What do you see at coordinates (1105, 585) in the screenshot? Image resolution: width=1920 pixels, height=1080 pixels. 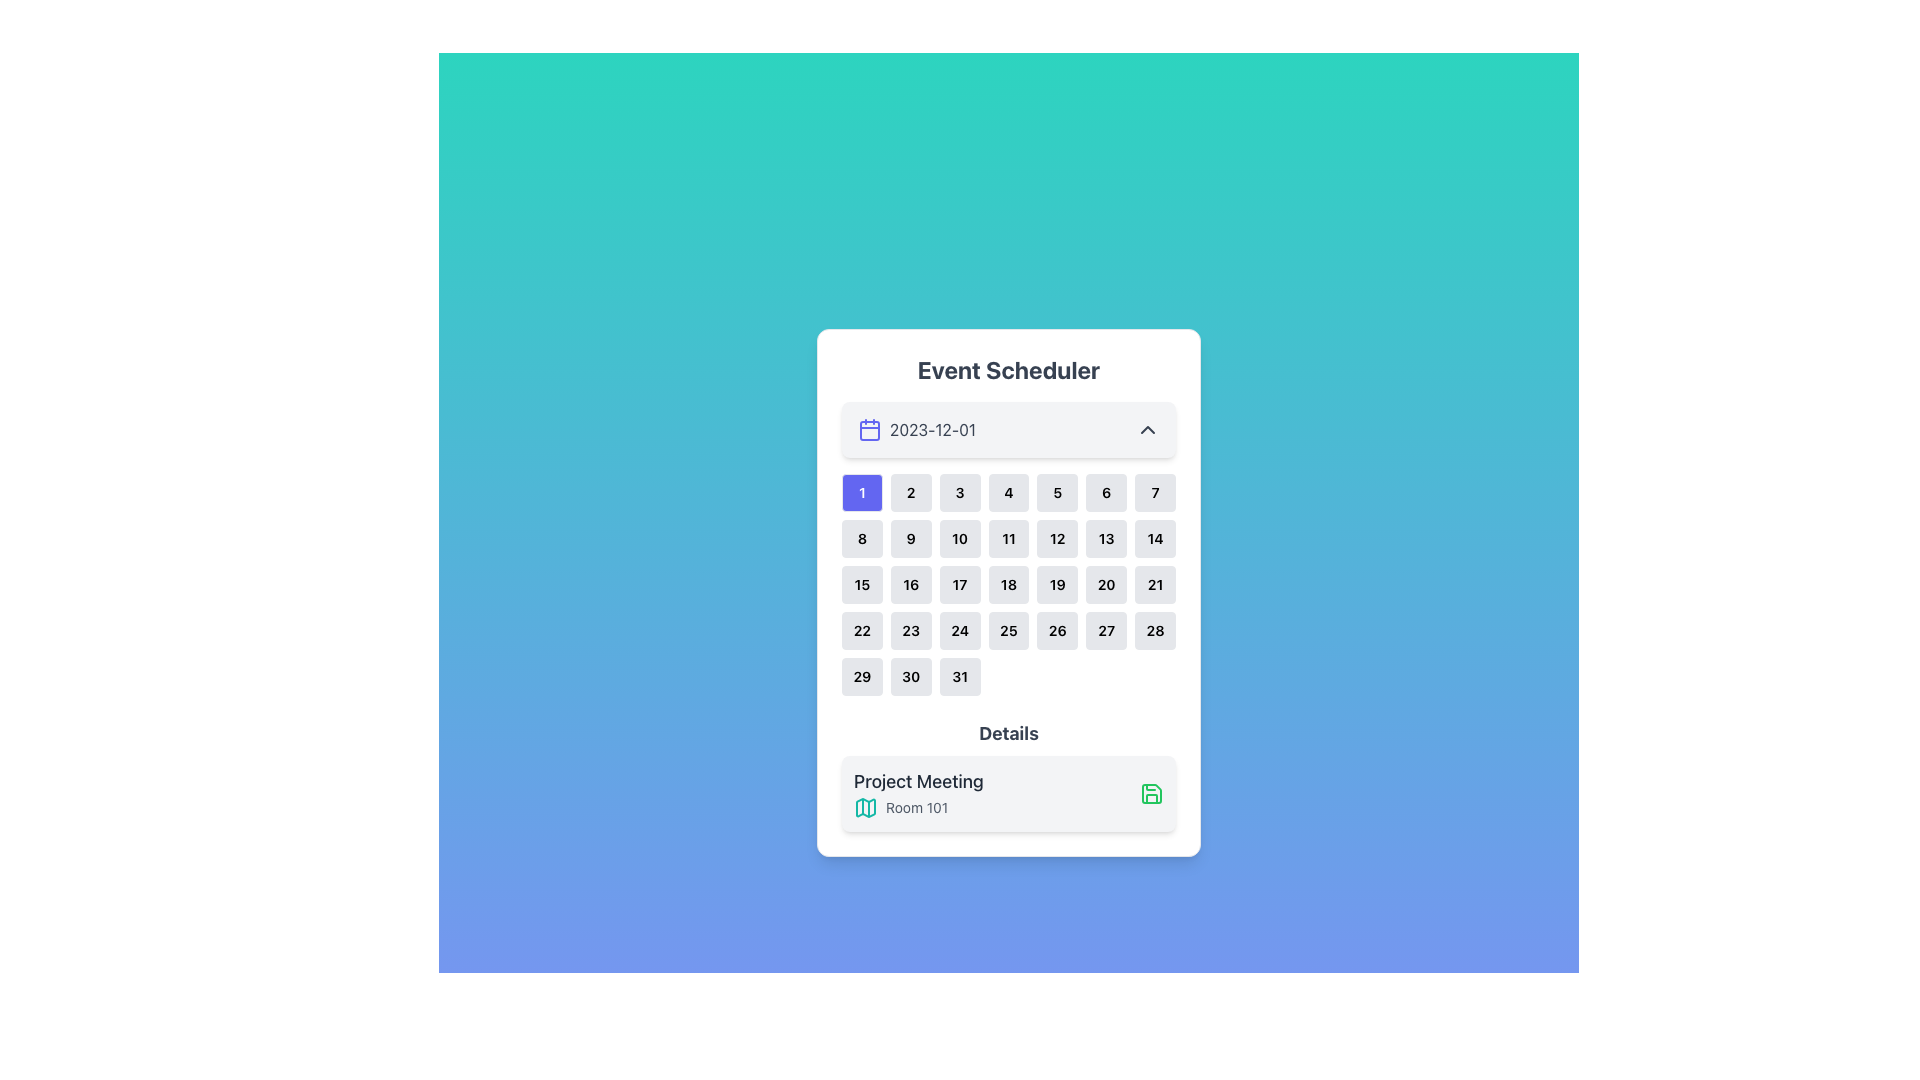 I see `the button representing the date '20' in the calendar view` at bounding box center [1105, 585].